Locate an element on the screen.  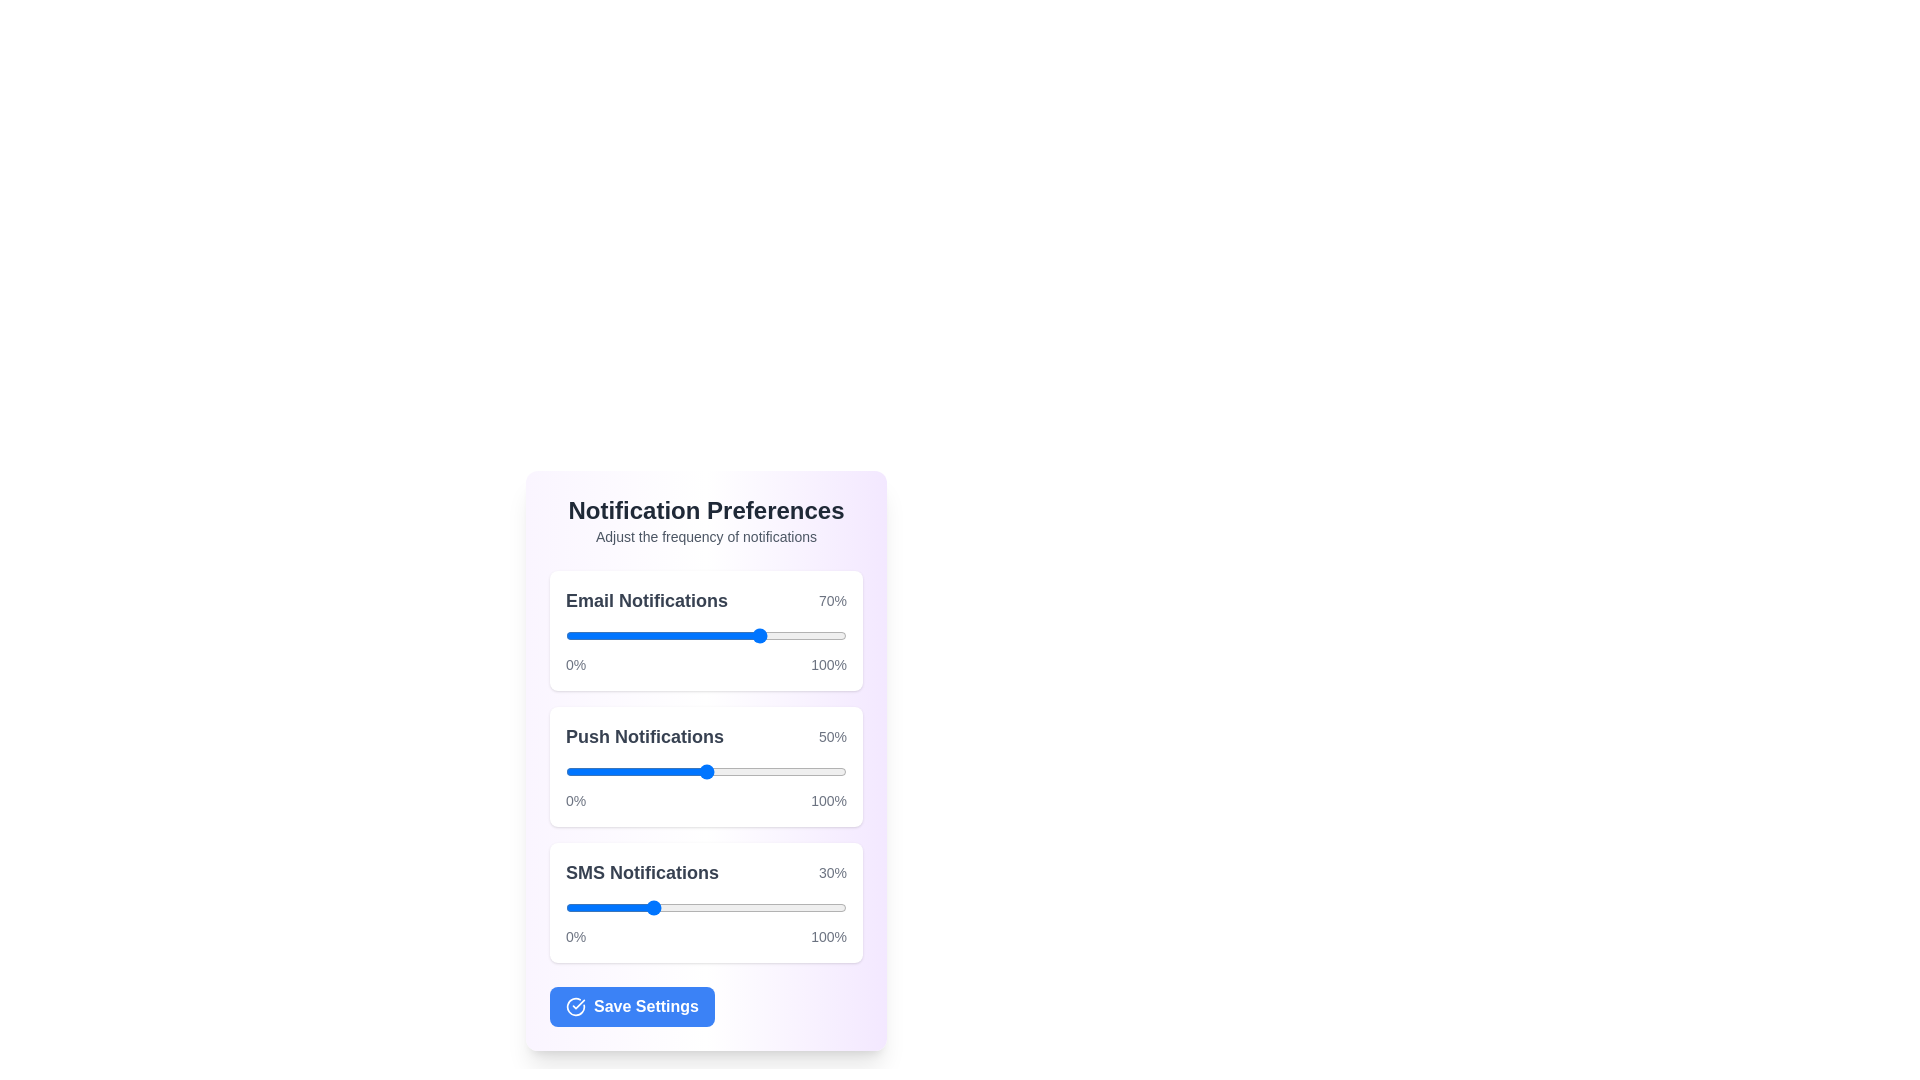
the Email Notification slider is located at coordinates (612, 636).